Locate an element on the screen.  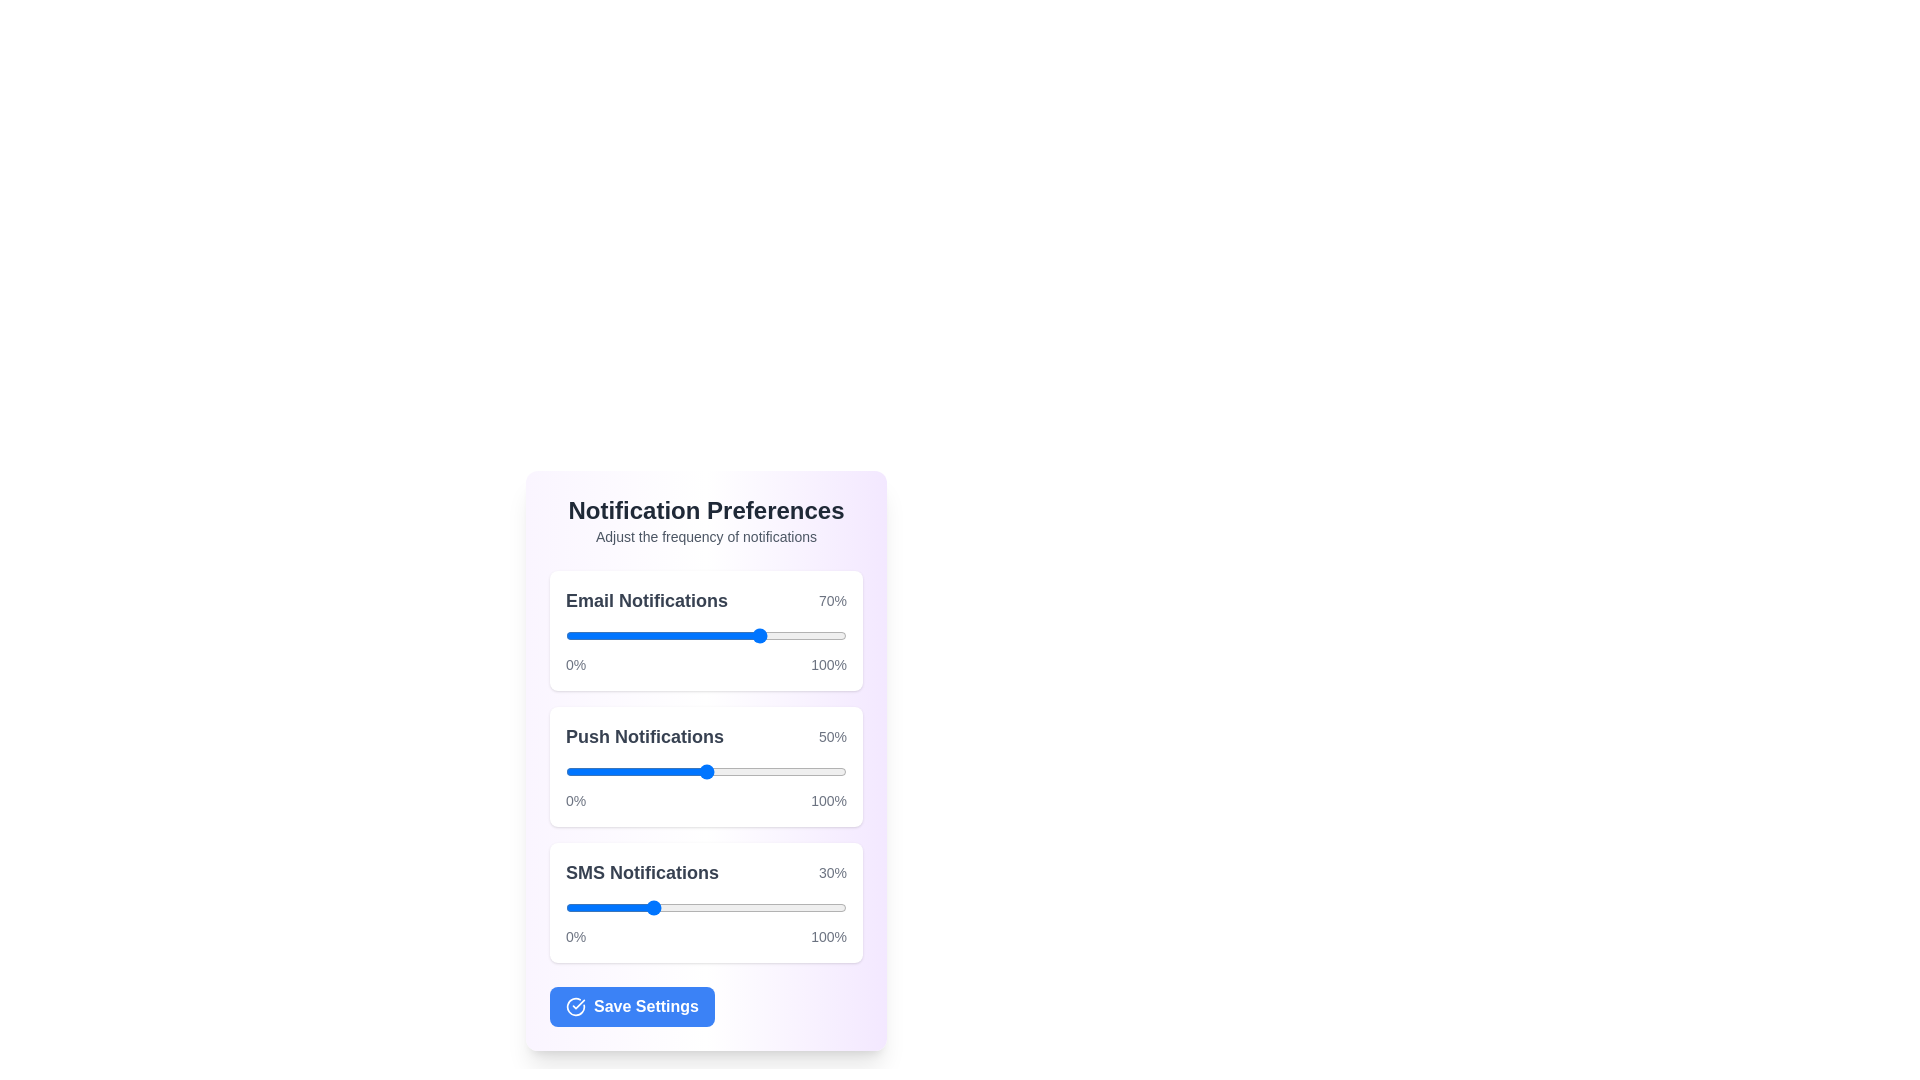
the Email Notification slider is located at coordinates (612, 636).